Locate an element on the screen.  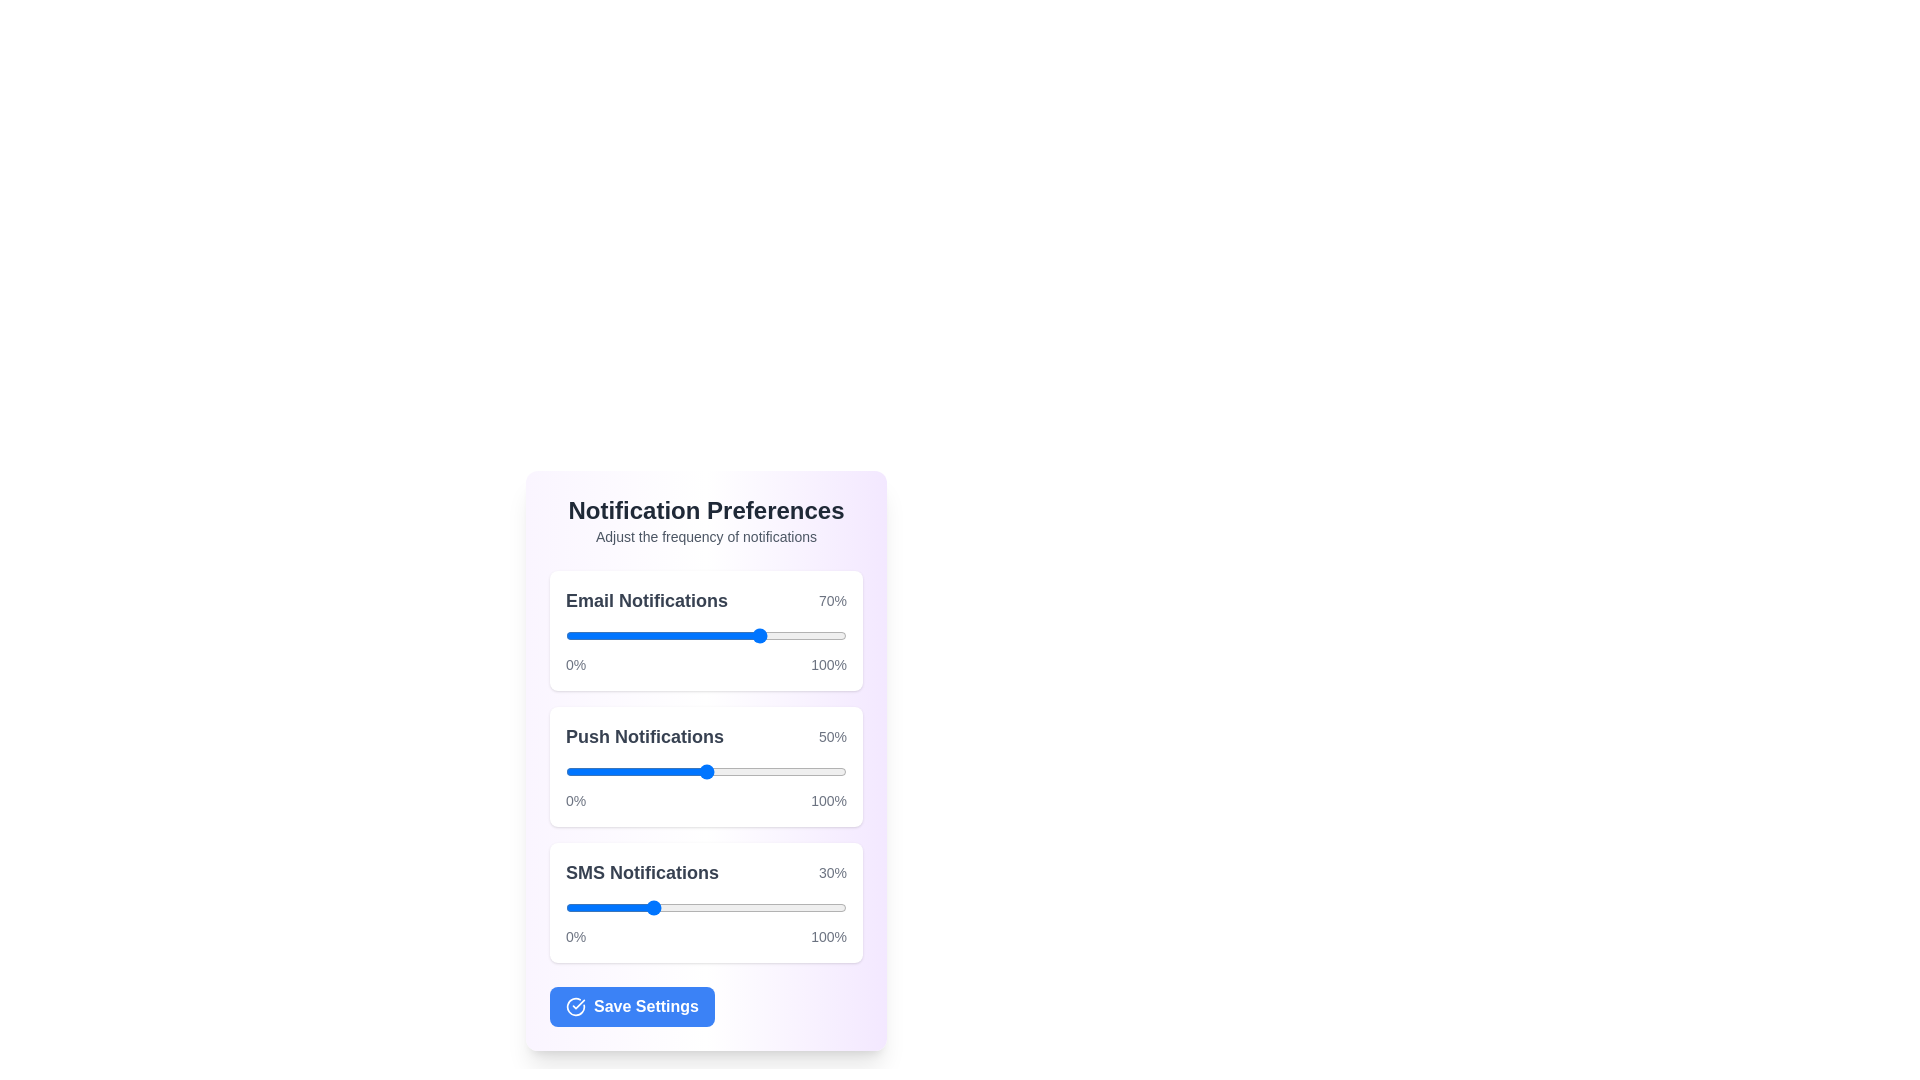
the Email Notification slider is located at coordinates (612, 636).